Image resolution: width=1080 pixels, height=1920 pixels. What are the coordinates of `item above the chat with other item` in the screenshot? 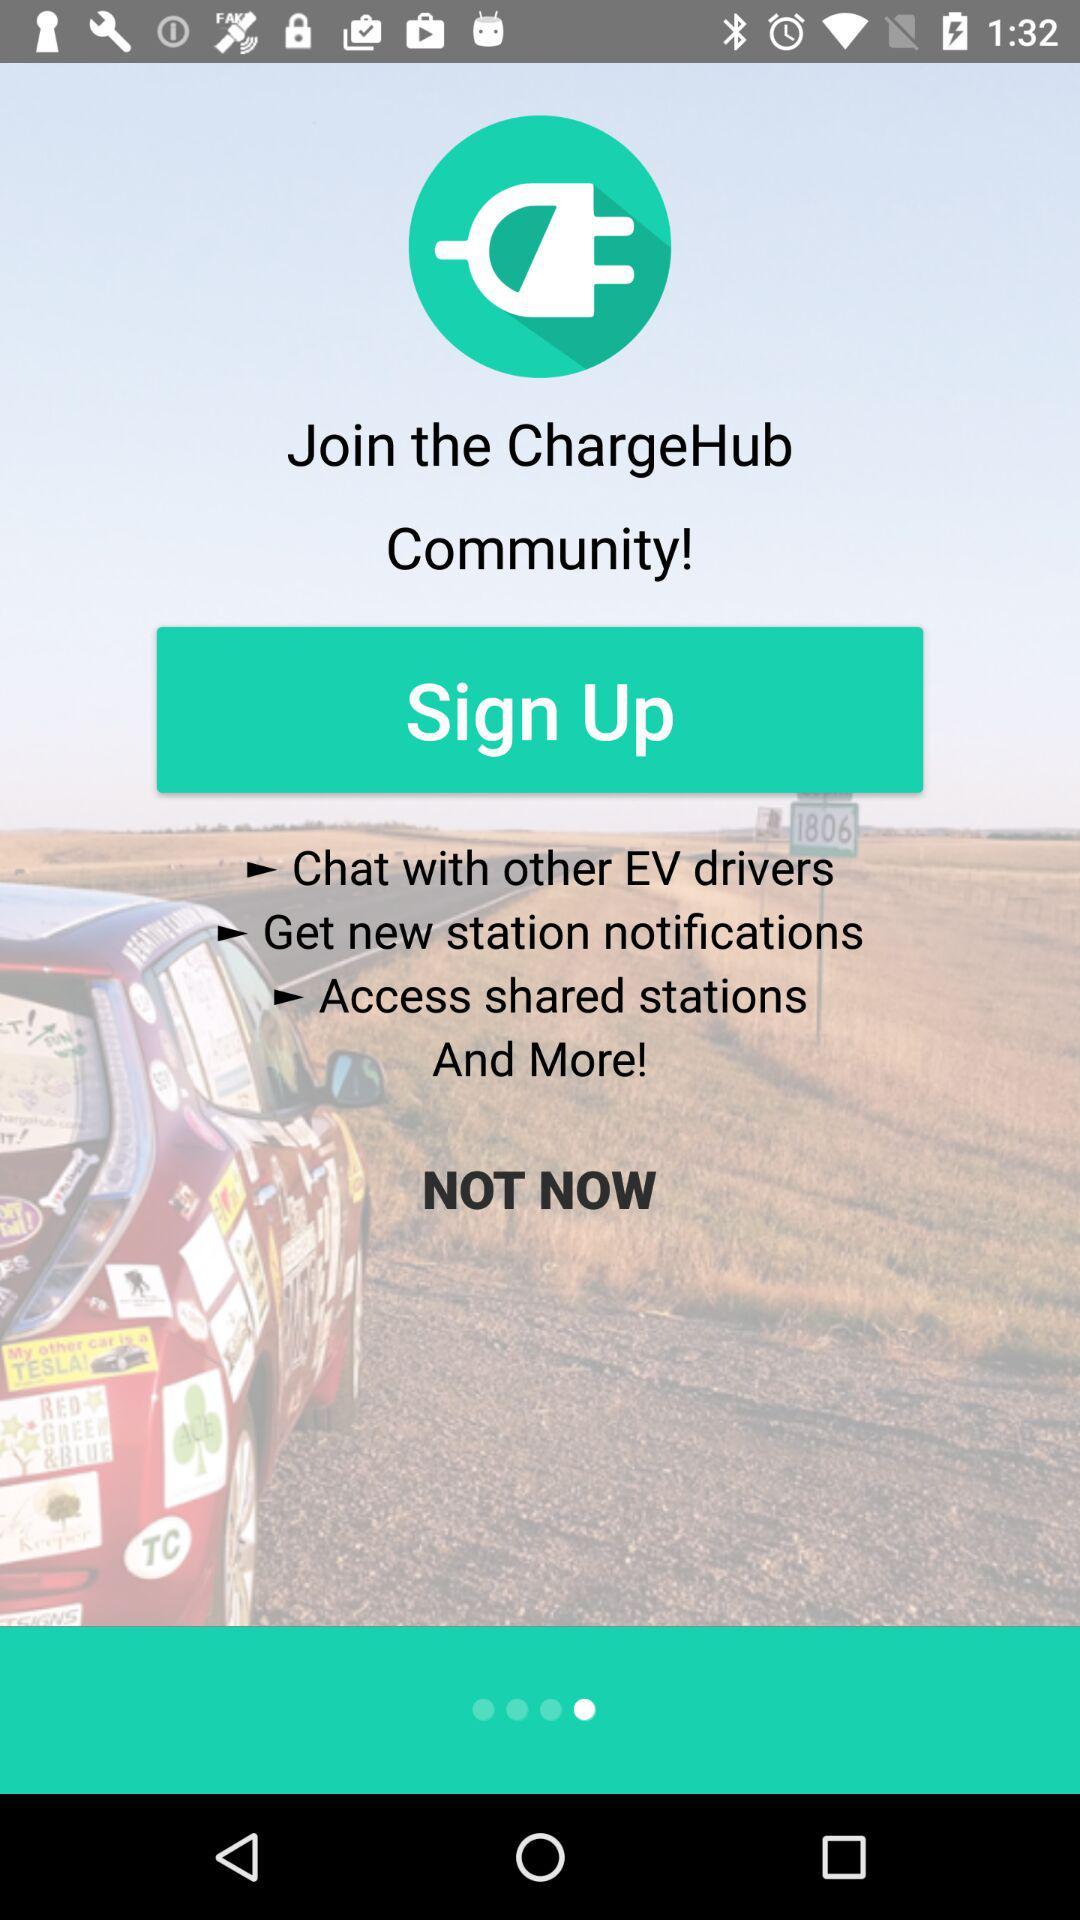 It's located at (540, 709).